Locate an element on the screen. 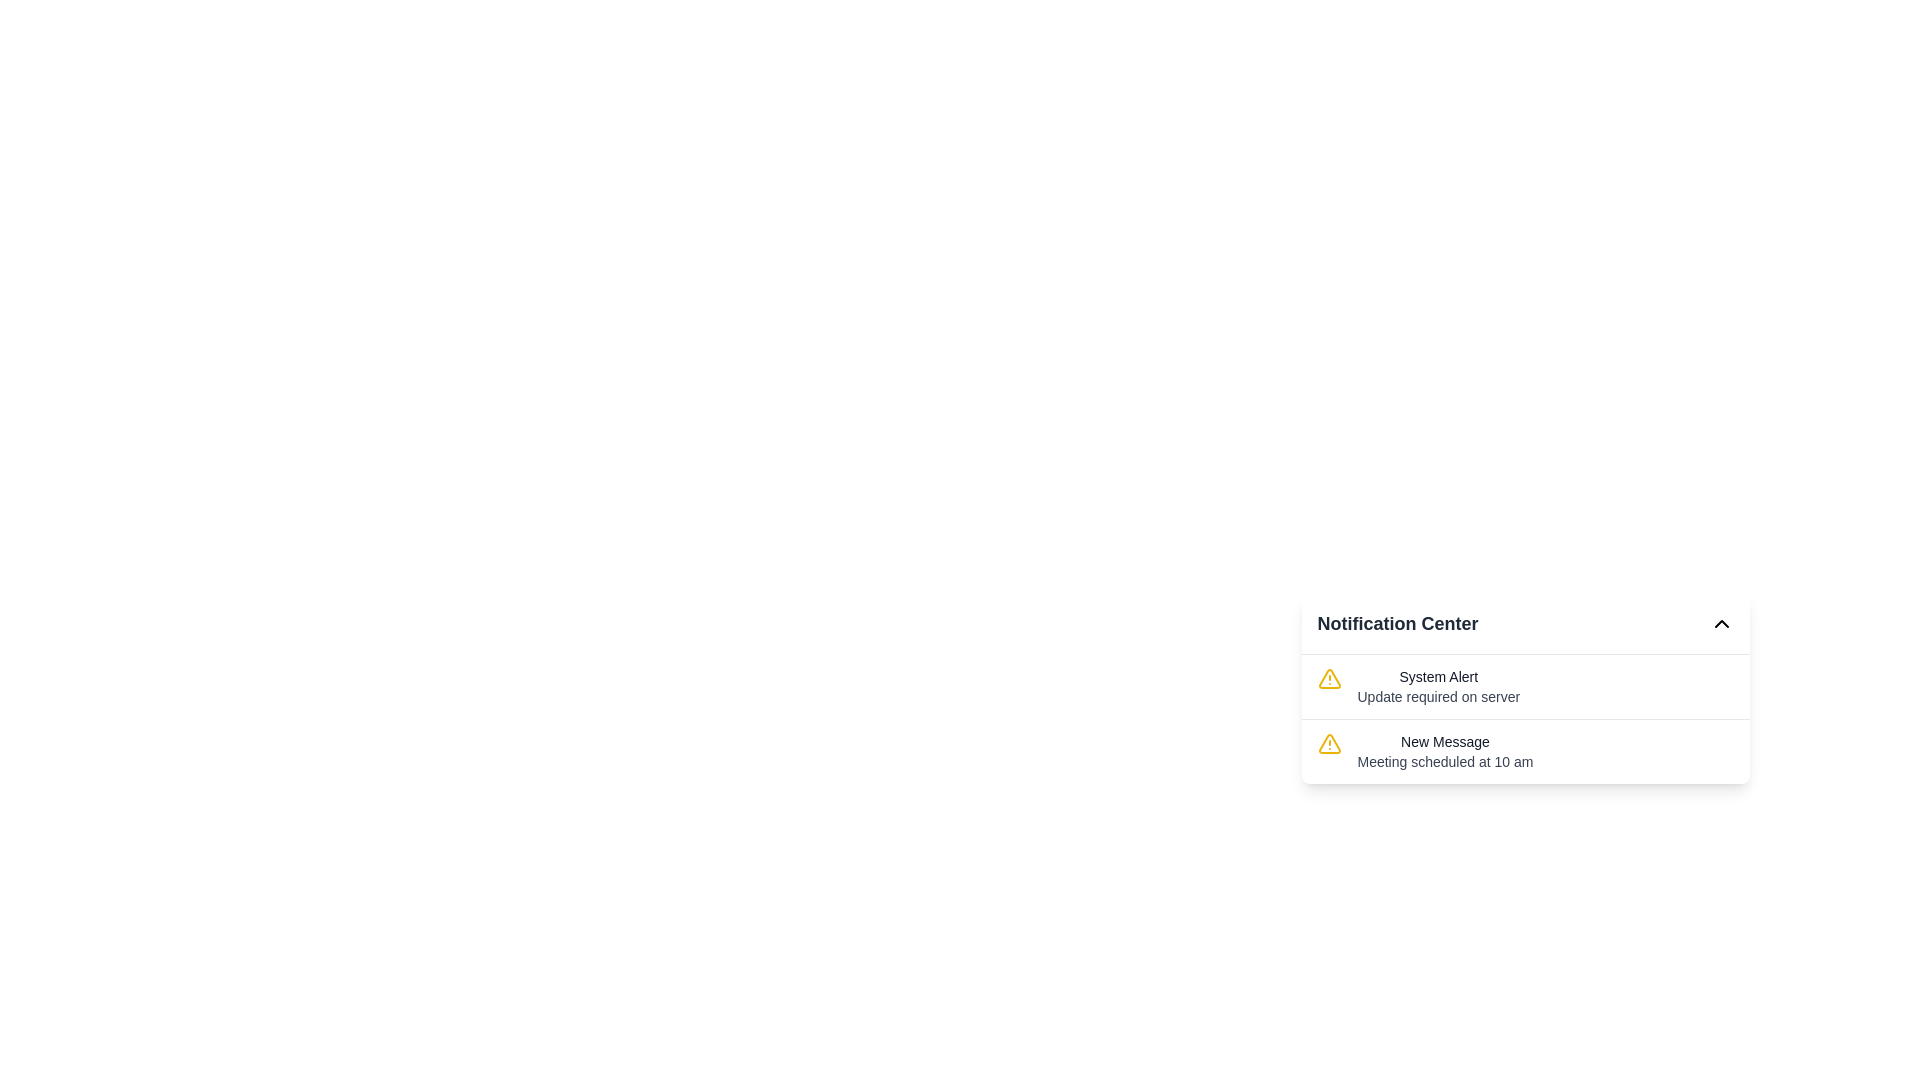  the icon button located in the top-right corner of the 'Notification Center' is located at coordinates (1720, 623).